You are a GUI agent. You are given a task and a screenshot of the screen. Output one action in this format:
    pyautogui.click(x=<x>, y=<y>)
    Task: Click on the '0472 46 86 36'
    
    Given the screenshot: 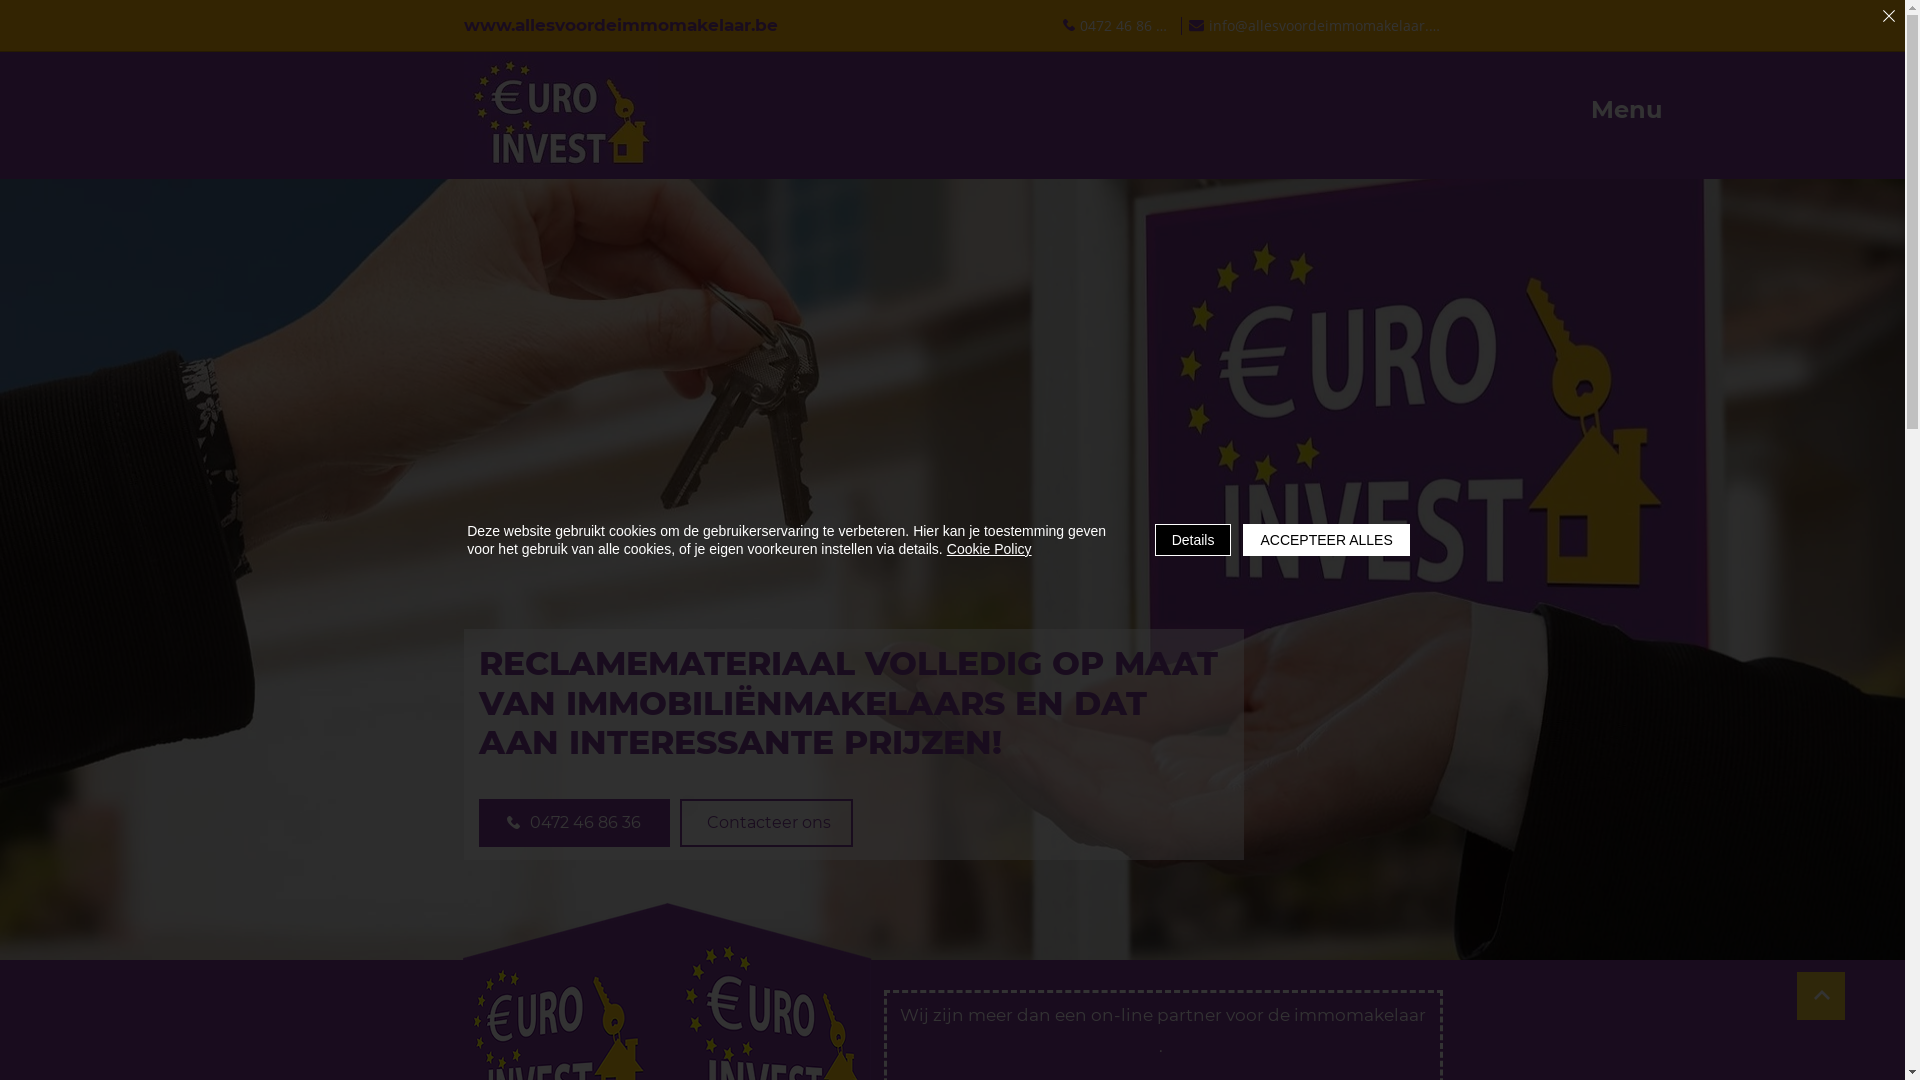 What is the action you would take?
    pyautogui.click(x=572, y=822)
    